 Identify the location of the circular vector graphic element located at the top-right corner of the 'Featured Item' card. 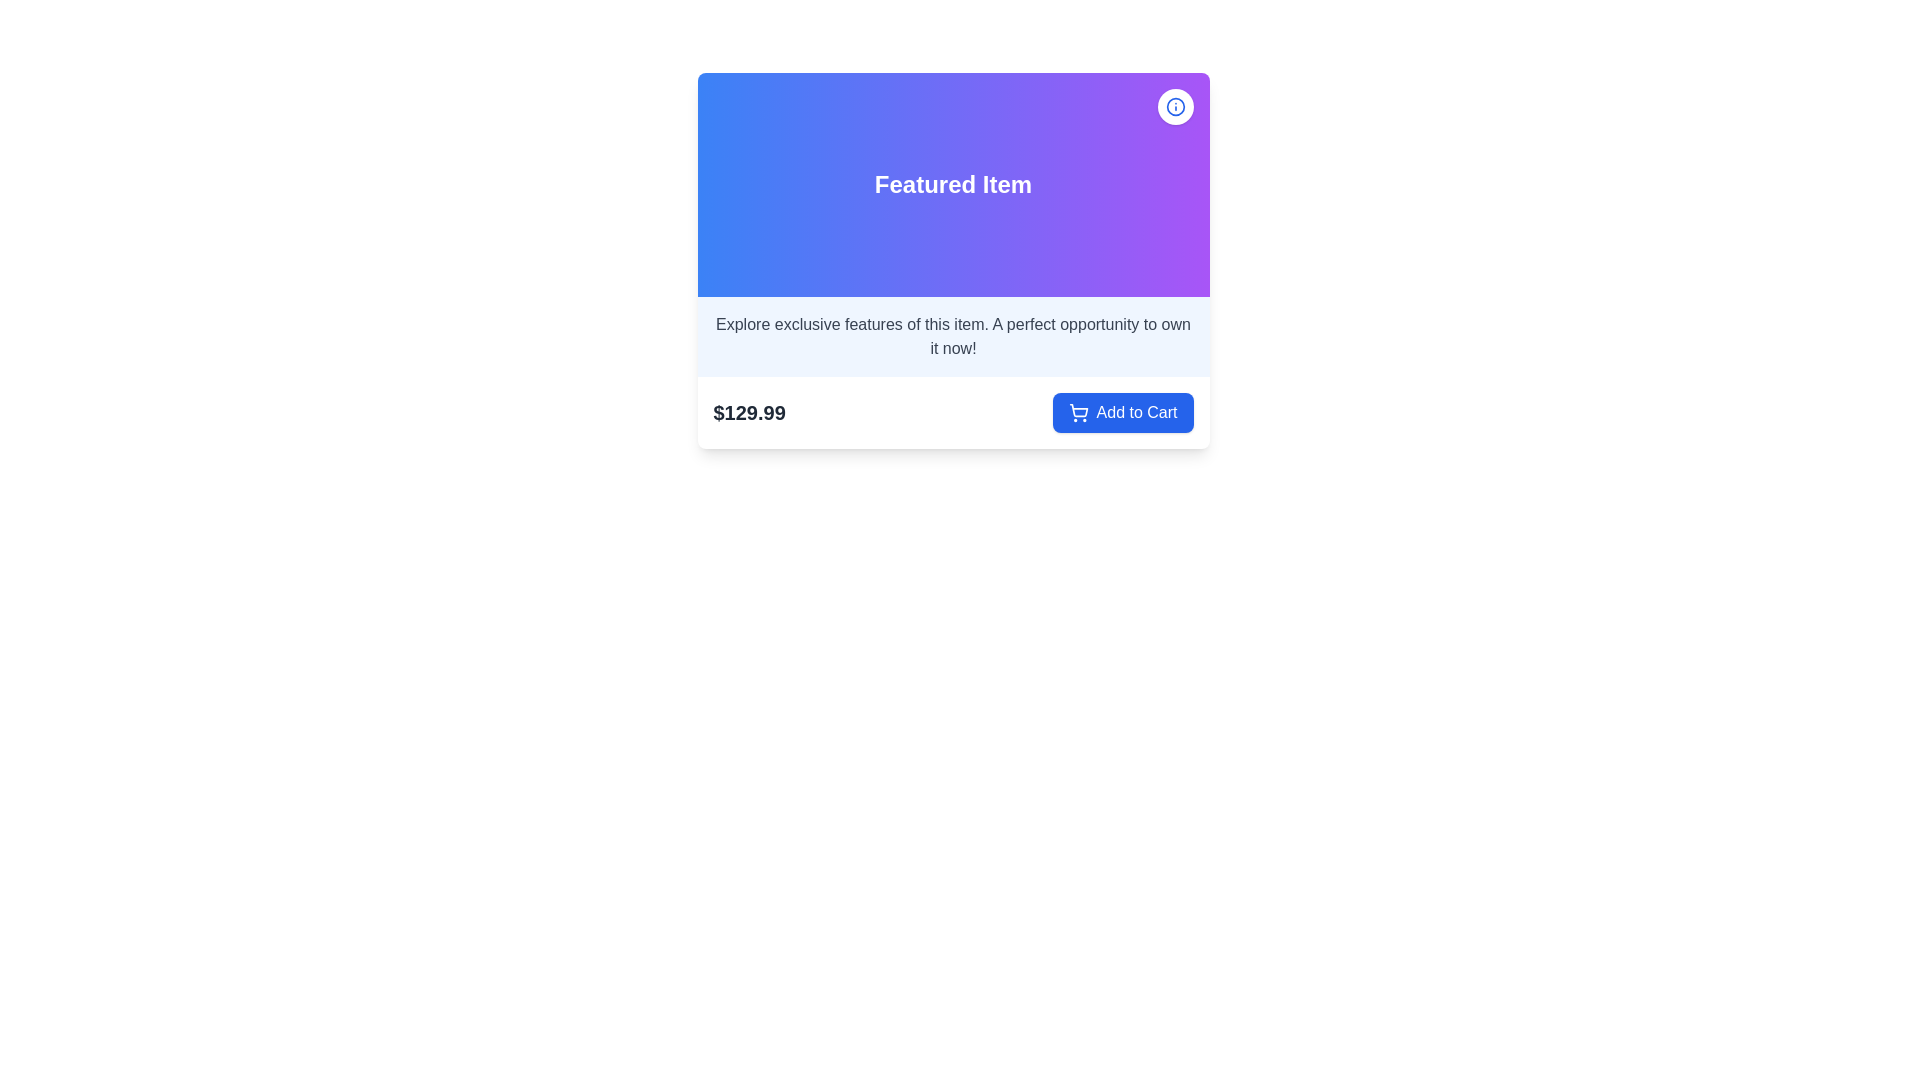
(1175, 107).